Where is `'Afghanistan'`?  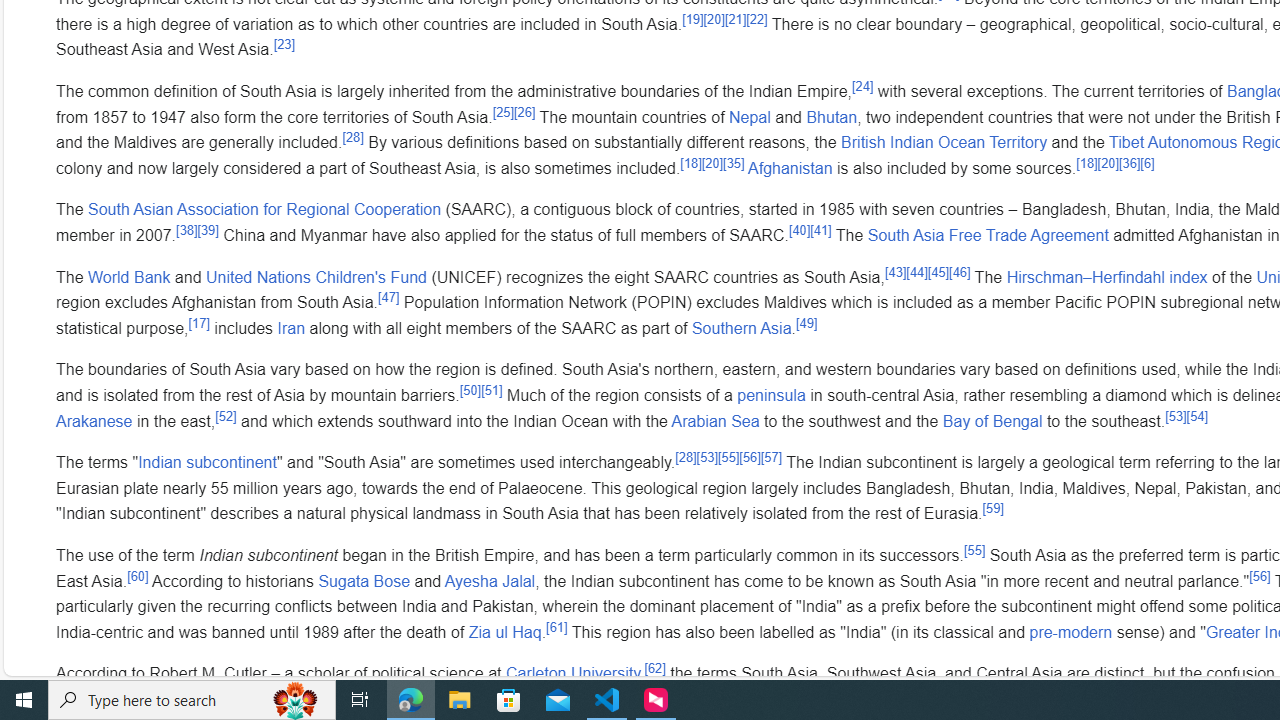
'Afghanistan' is located at coordinates (789, 167).